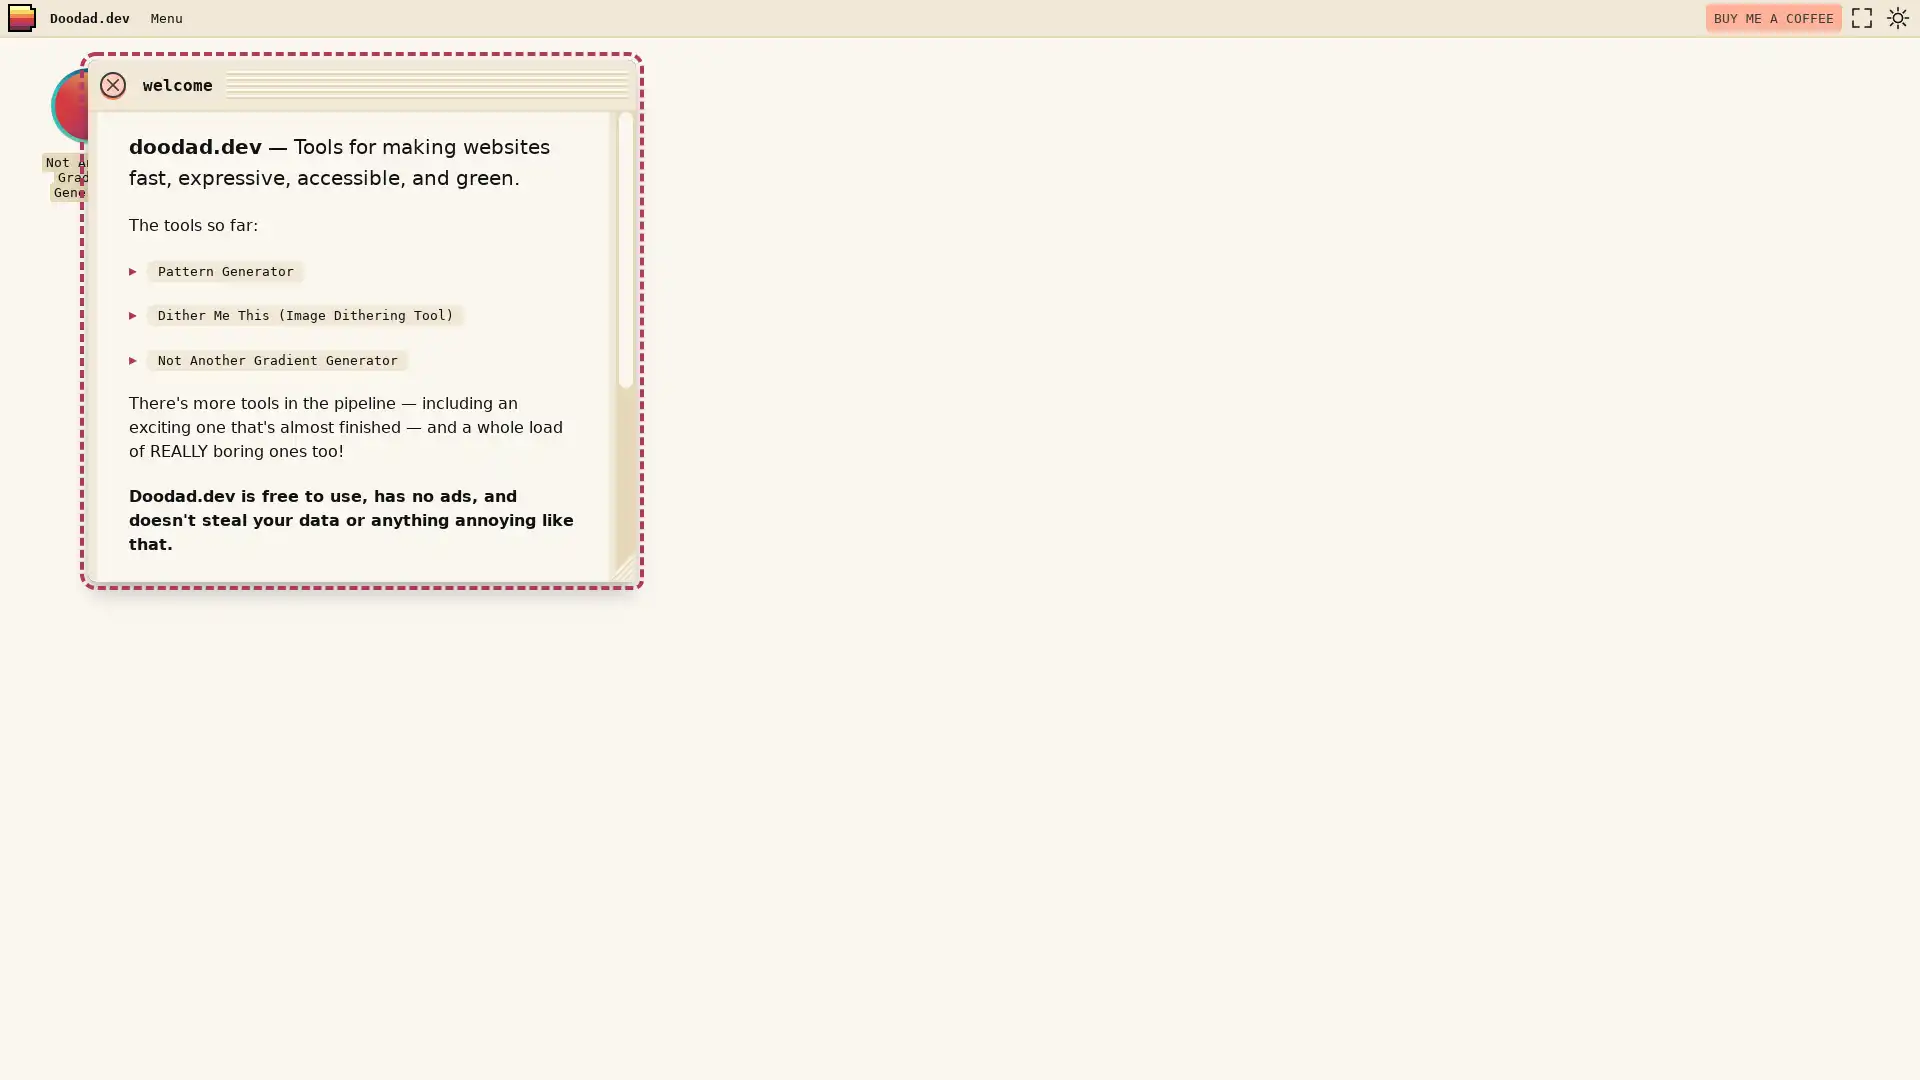 The image size is (1920, 1080). Describe the element at coordinates (1196, 83) in the screenshot. I see `close window` at that location.